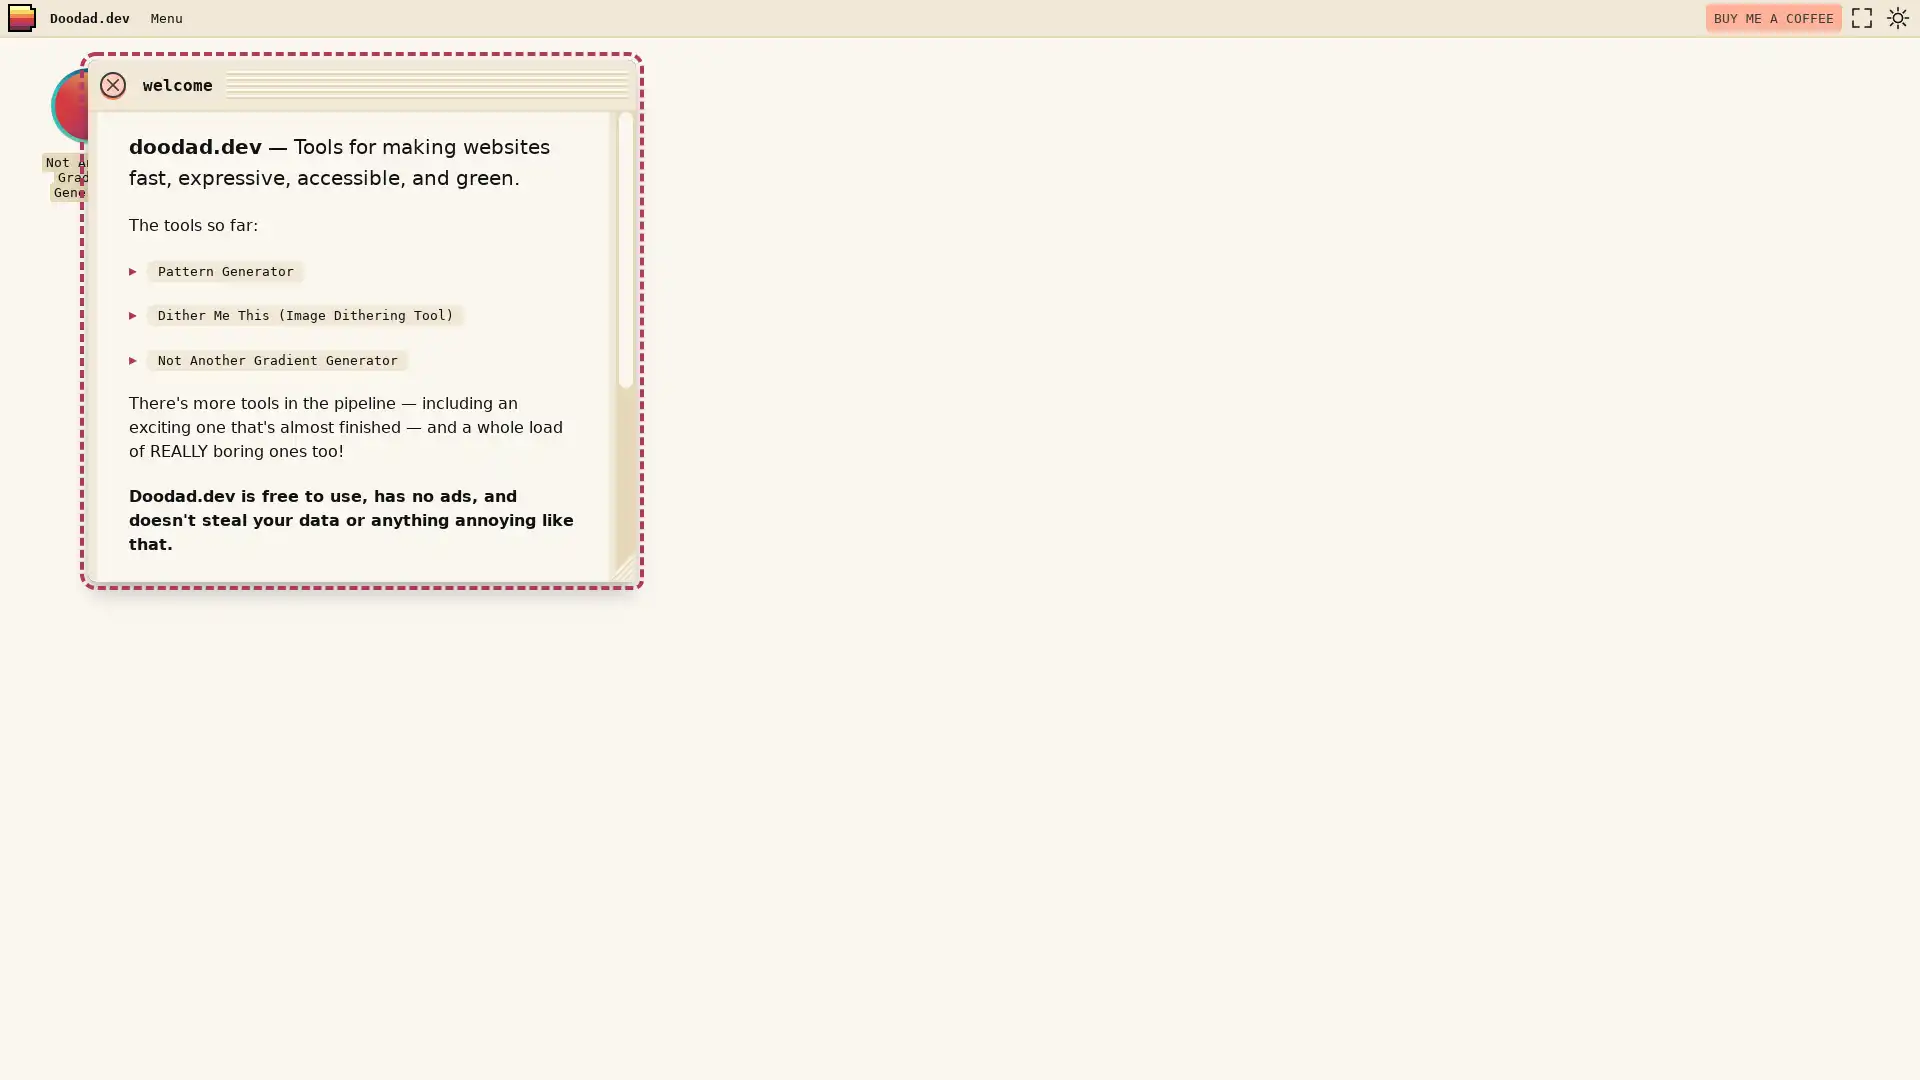 The image size is (1920, 1080). Describe the element at coordinates (1196, 83) in the screenshot. I see `close window` at that location.